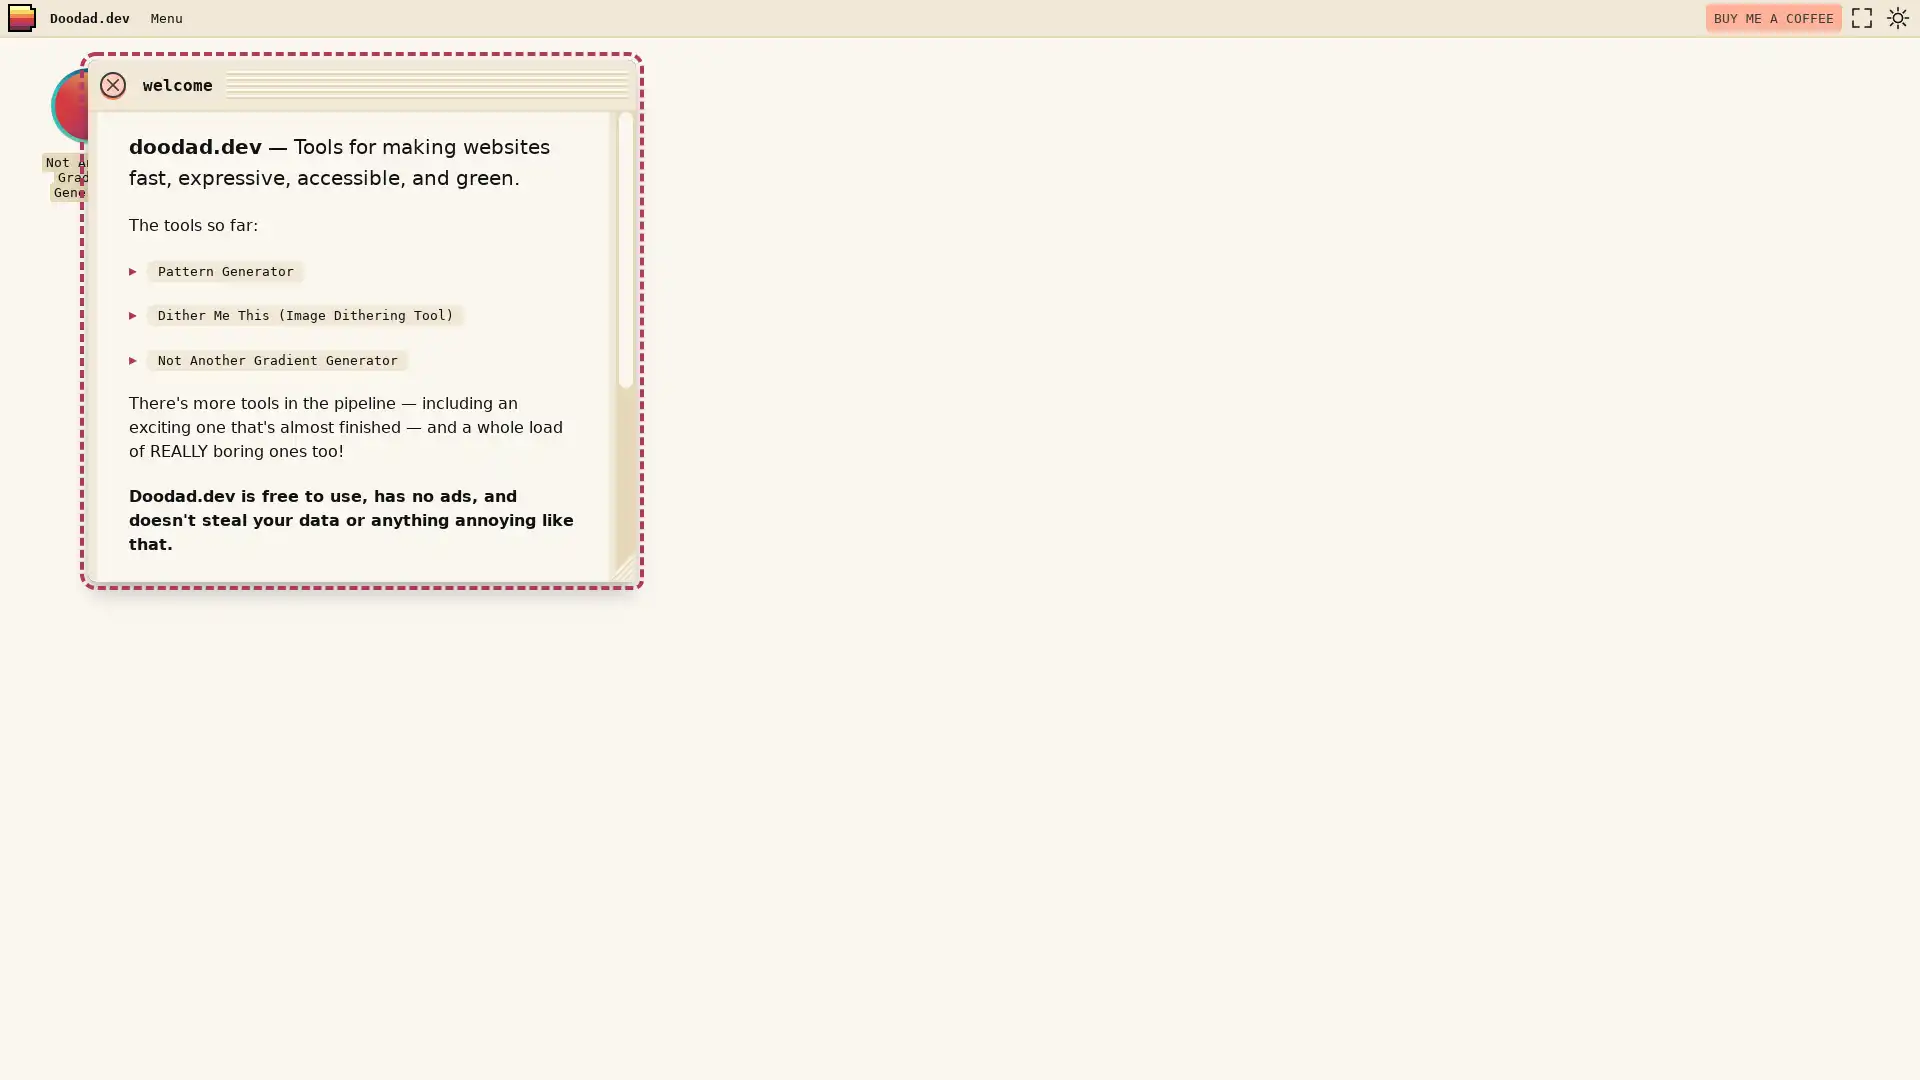 The image size is (1920, 1080). Describe the element at coordinates (1196, 83) in the screenshot. I see `close window` at that location.